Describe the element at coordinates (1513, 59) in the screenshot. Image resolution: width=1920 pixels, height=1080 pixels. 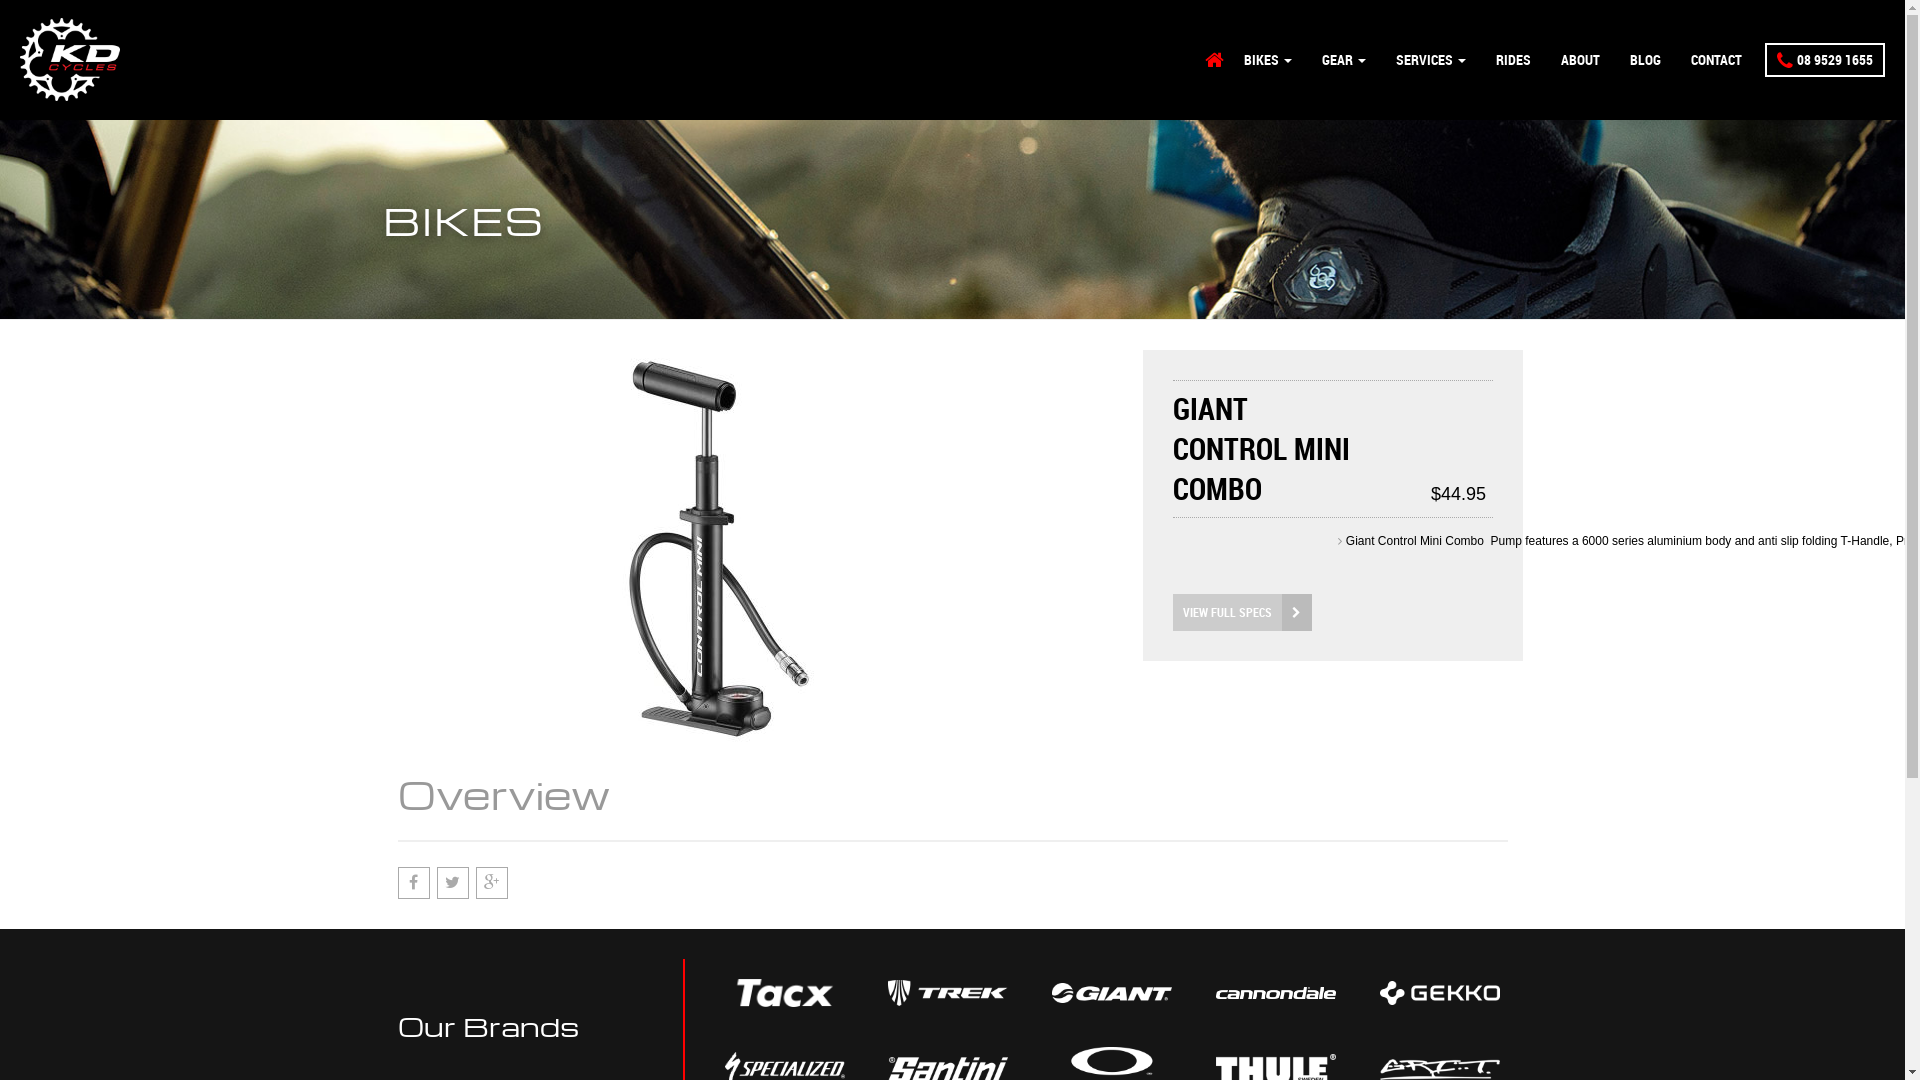
I see `'RIDES'` at that location.